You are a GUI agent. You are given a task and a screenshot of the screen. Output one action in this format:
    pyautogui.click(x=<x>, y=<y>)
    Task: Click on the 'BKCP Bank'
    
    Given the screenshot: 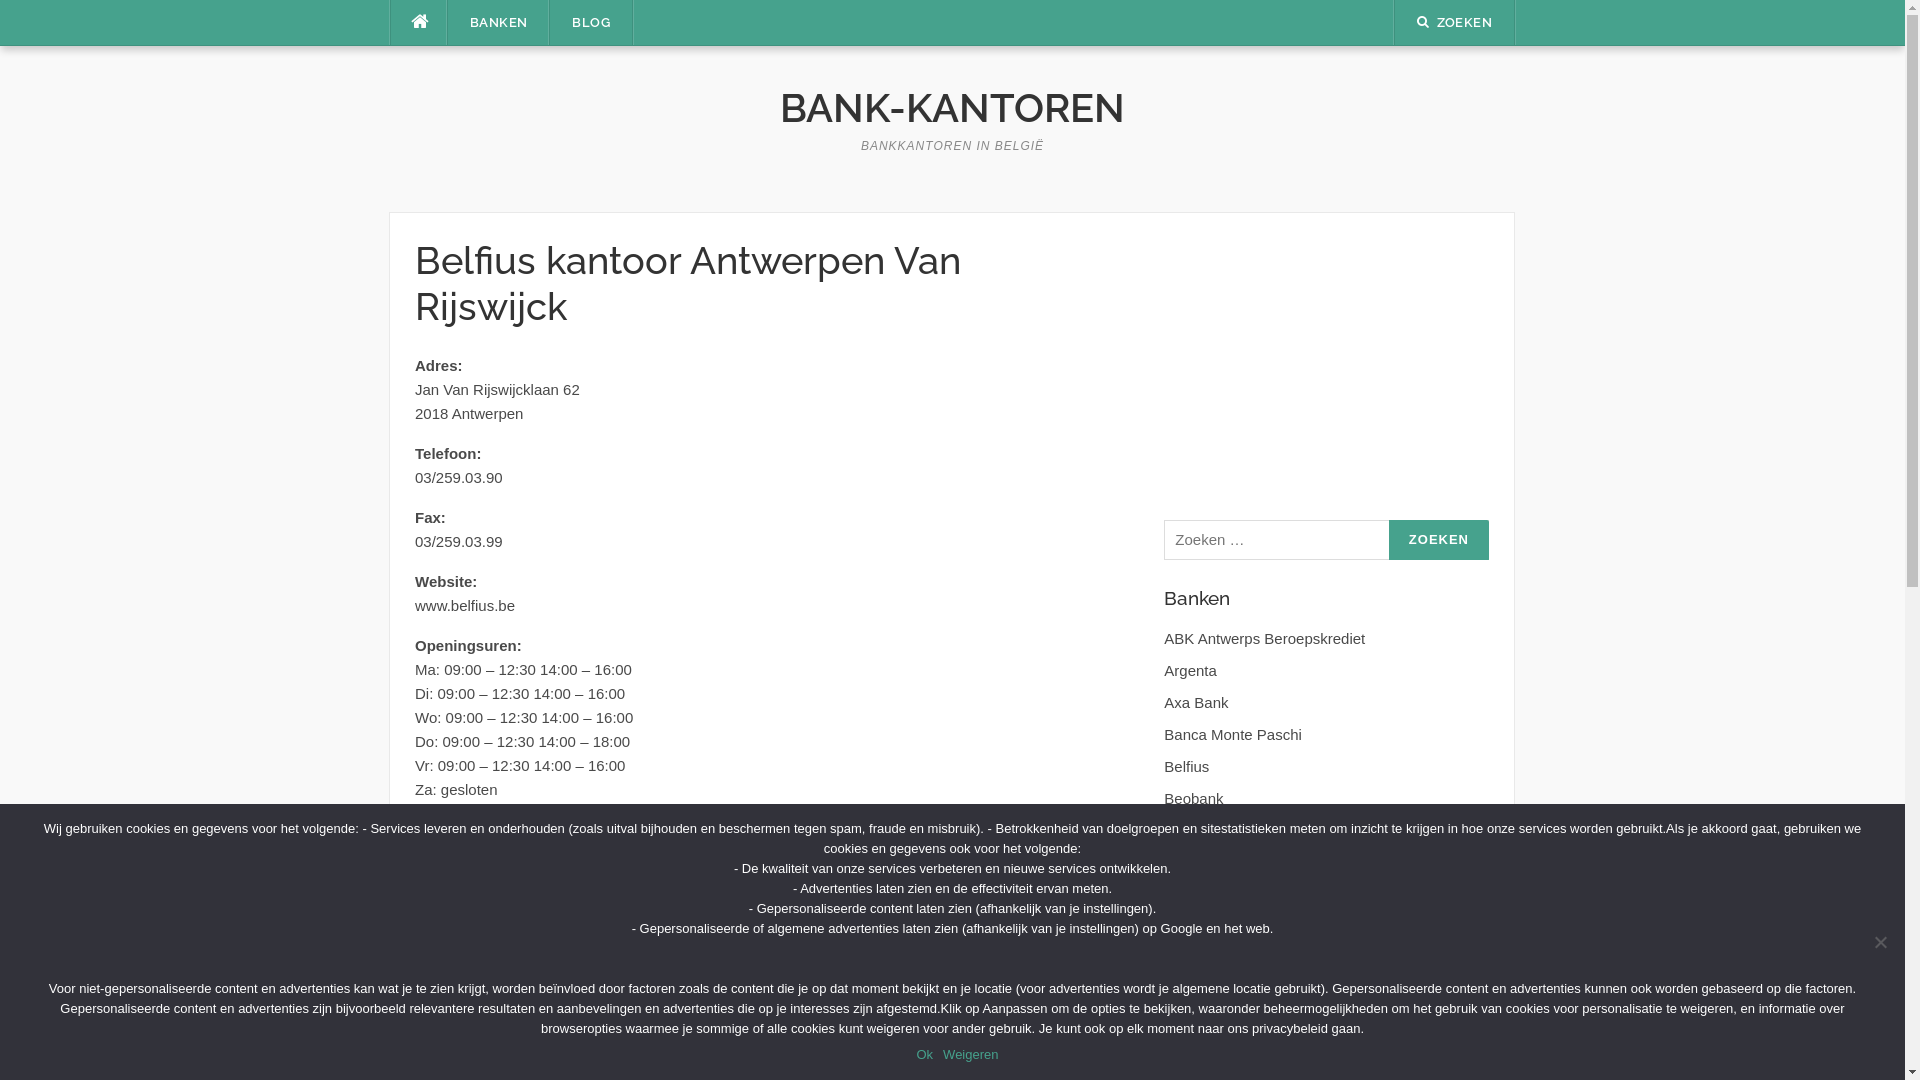 What is the action you would take?
    pyautogui.click(x=1202, y=830)
    